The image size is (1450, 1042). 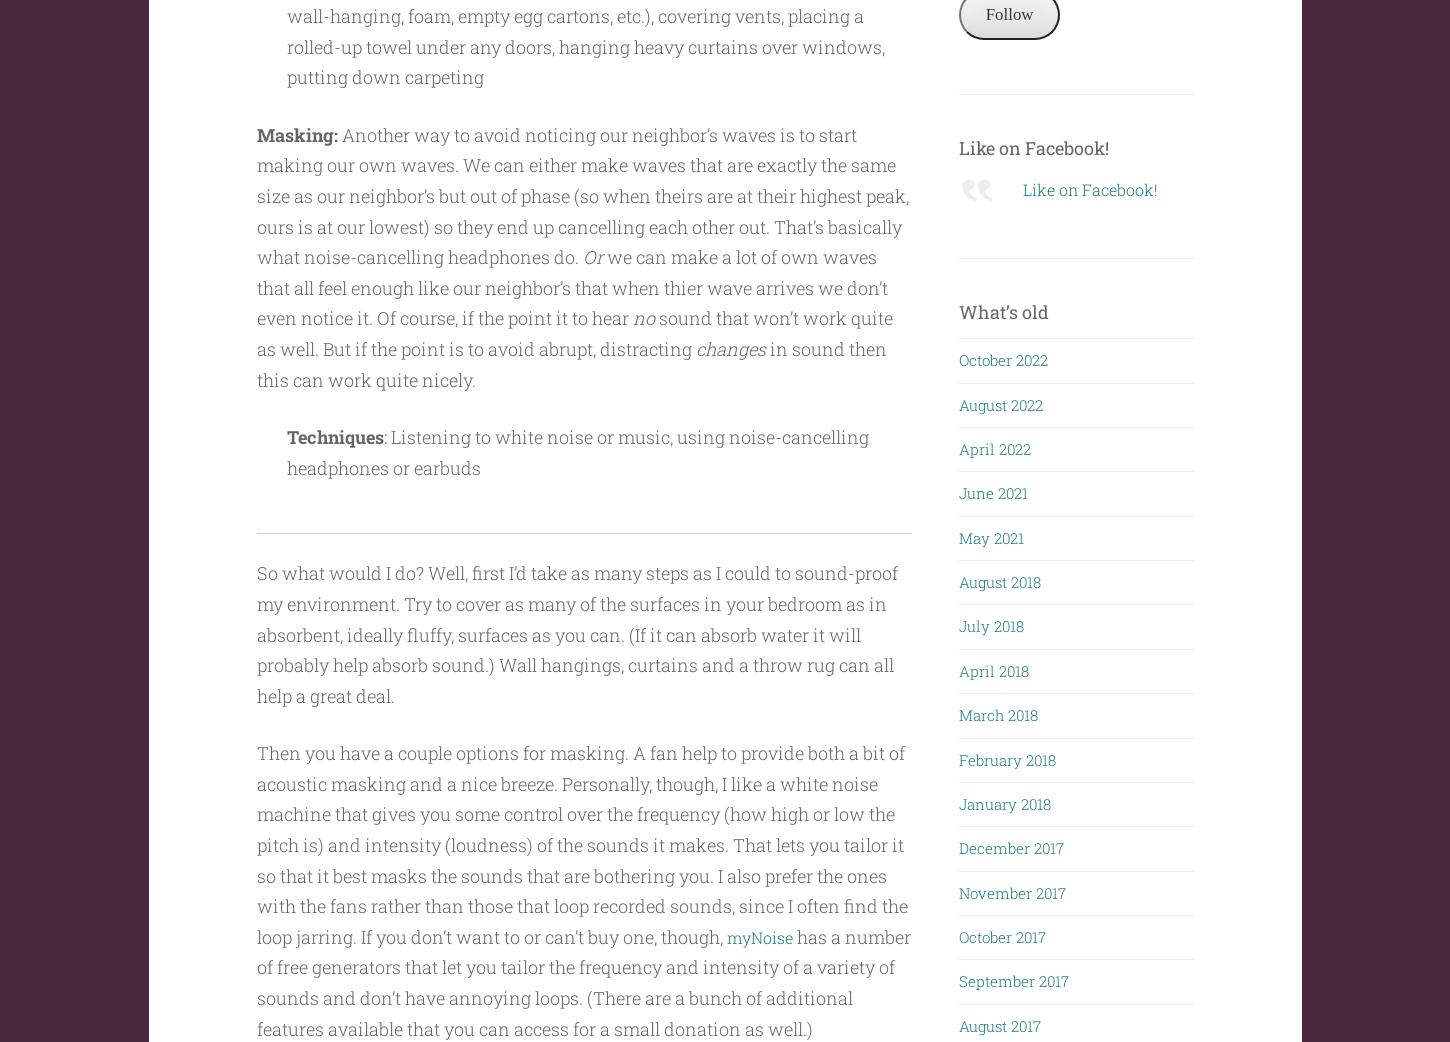 I want to click on 'February 2018', so click(x=1007, y=754).